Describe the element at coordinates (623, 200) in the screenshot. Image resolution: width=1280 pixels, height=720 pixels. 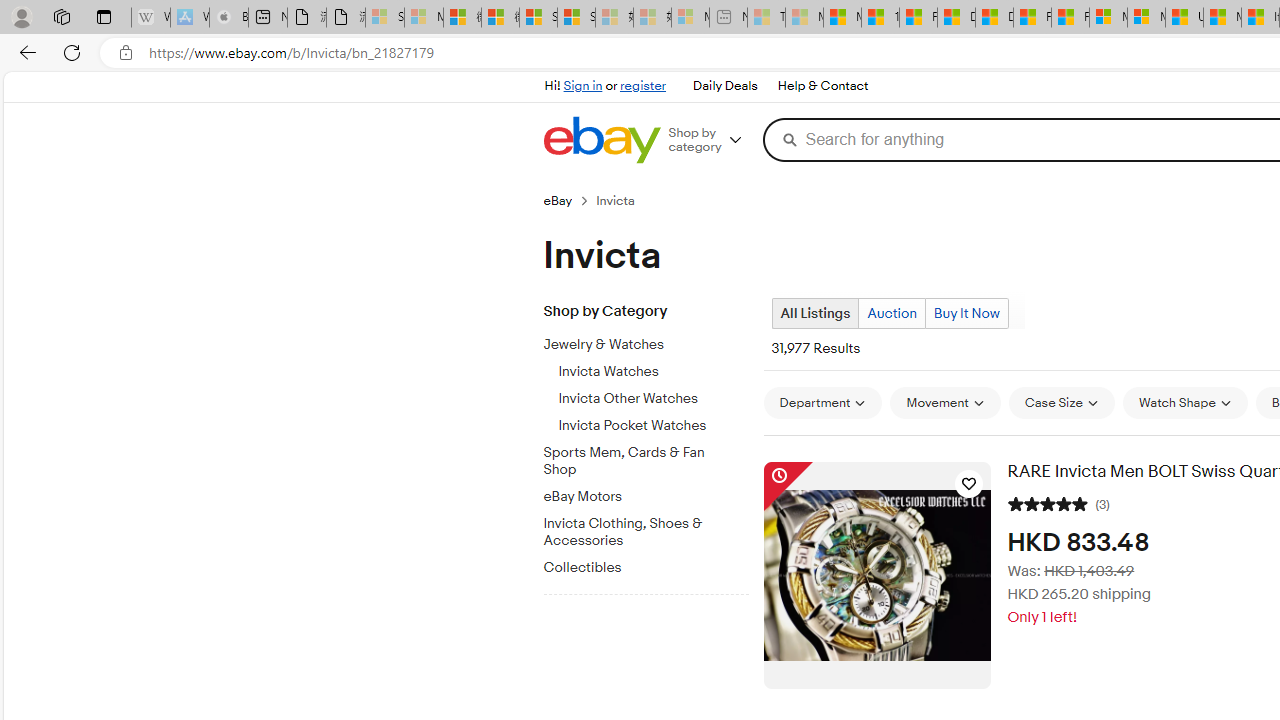
I see `'Invicta'` at that location.